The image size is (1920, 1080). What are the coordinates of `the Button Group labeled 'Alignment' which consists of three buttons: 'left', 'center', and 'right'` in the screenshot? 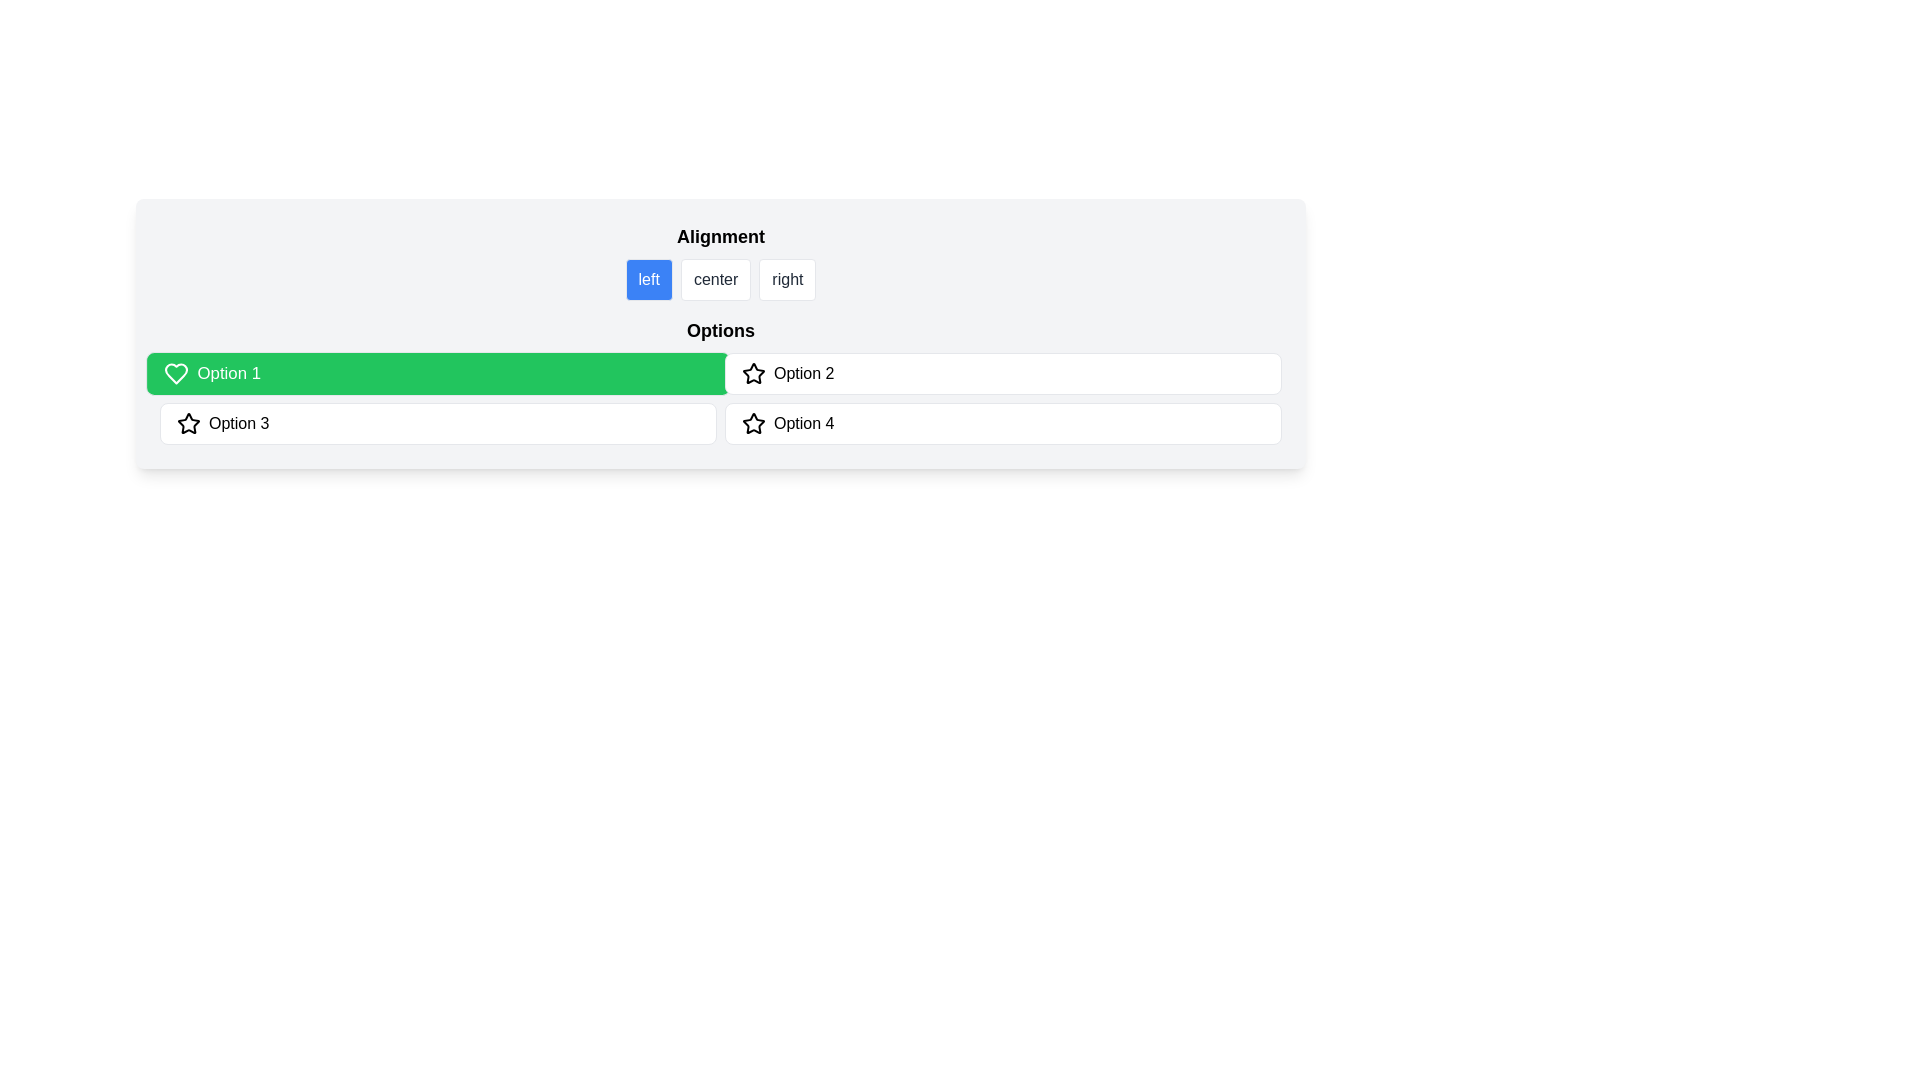 It's located at (720, 280).